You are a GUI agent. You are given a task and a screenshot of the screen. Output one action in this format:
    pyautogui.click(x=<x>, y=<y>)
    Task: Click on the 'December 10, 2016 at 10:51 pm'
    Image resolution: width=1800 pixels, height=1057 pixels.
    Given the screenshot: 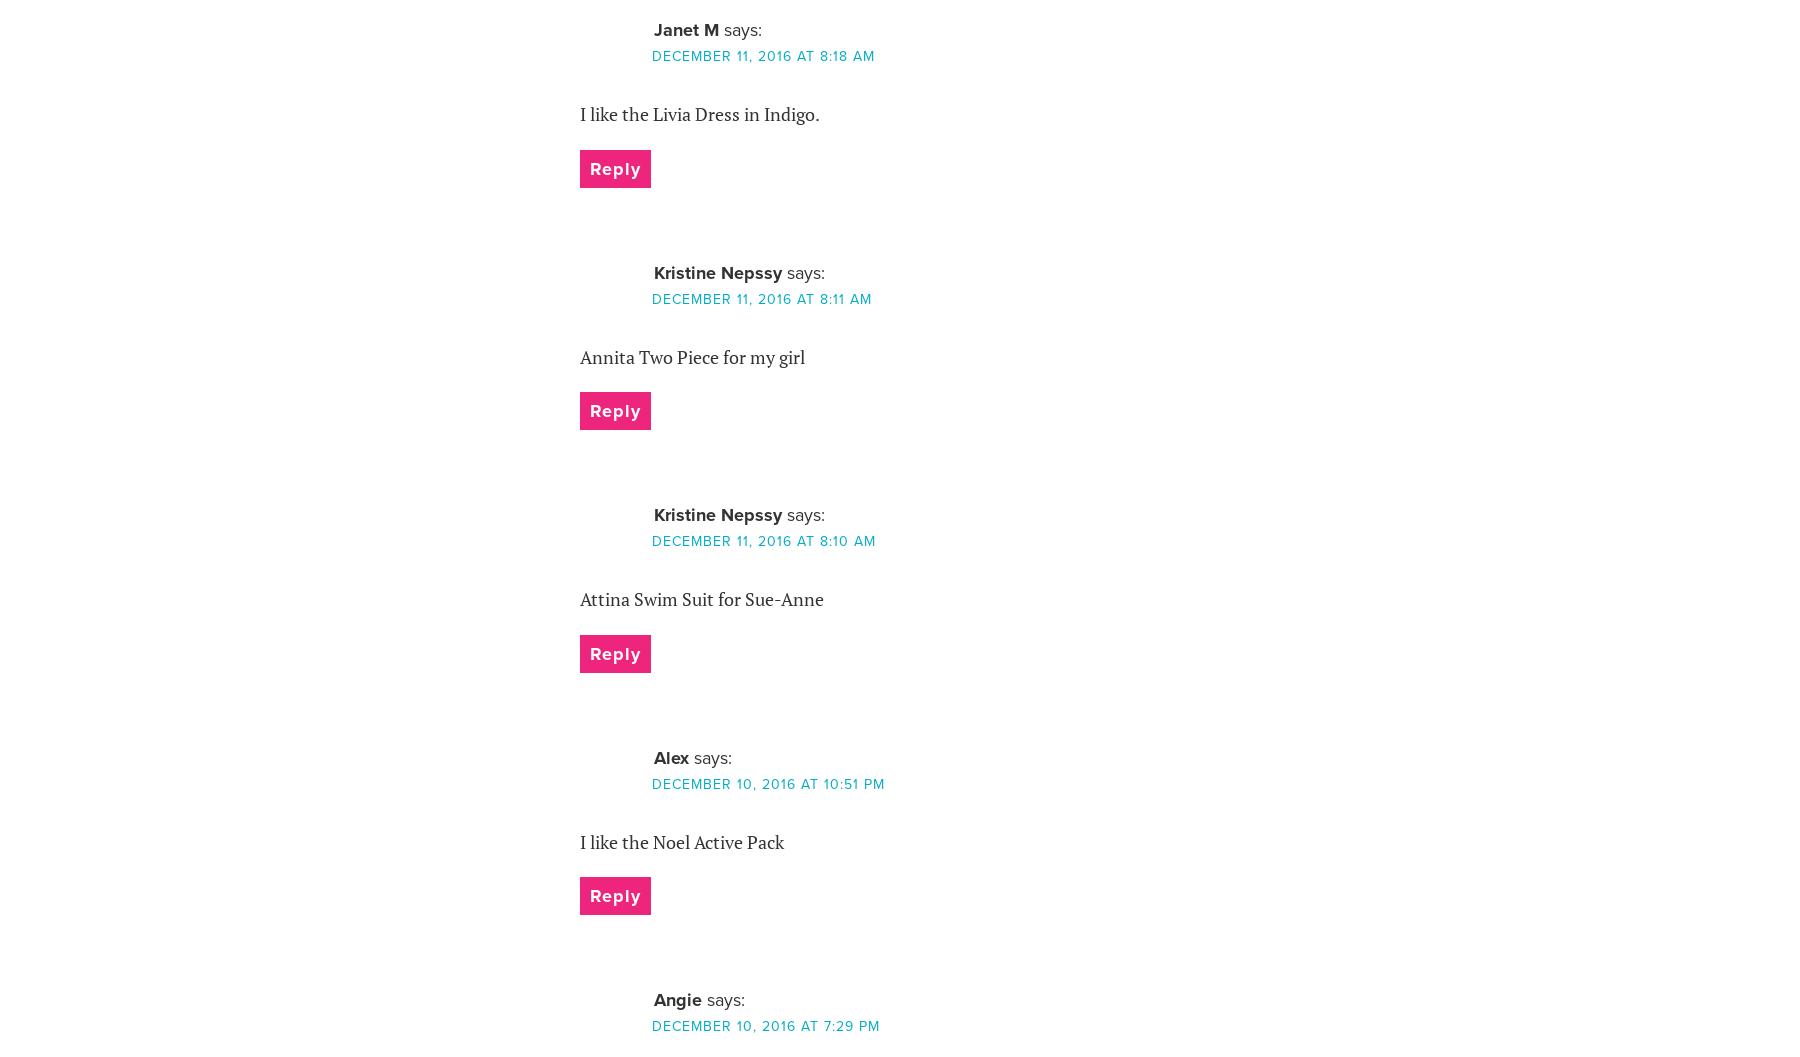 What is the action you would take?
    pyautogui.click(x=766, y=783)
    